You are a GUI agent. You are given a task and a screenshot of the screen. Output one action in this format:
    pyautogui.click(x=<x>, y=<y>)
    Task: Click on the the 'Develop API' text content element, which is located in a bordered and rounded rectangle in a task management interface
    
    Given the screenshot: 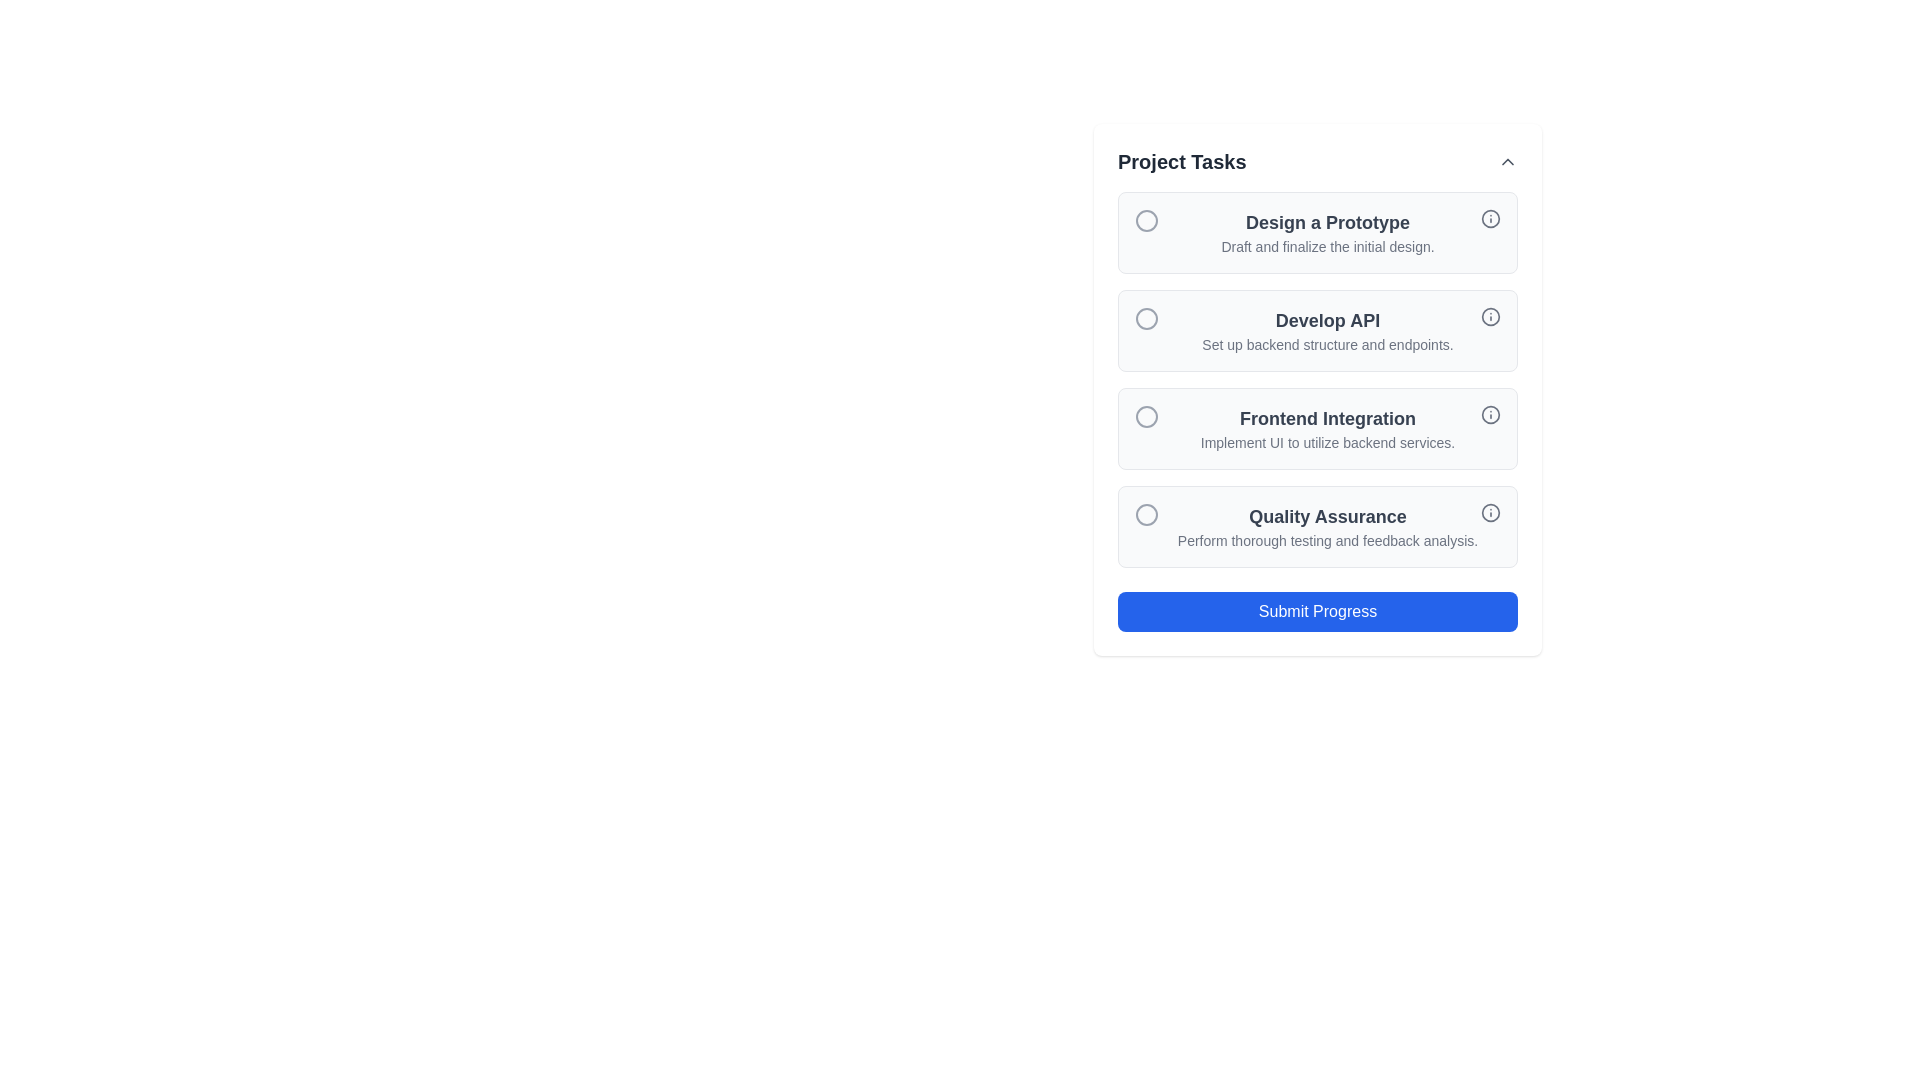 What is the action you would take?
    pyautogui.click(x=1328, y=330)
    